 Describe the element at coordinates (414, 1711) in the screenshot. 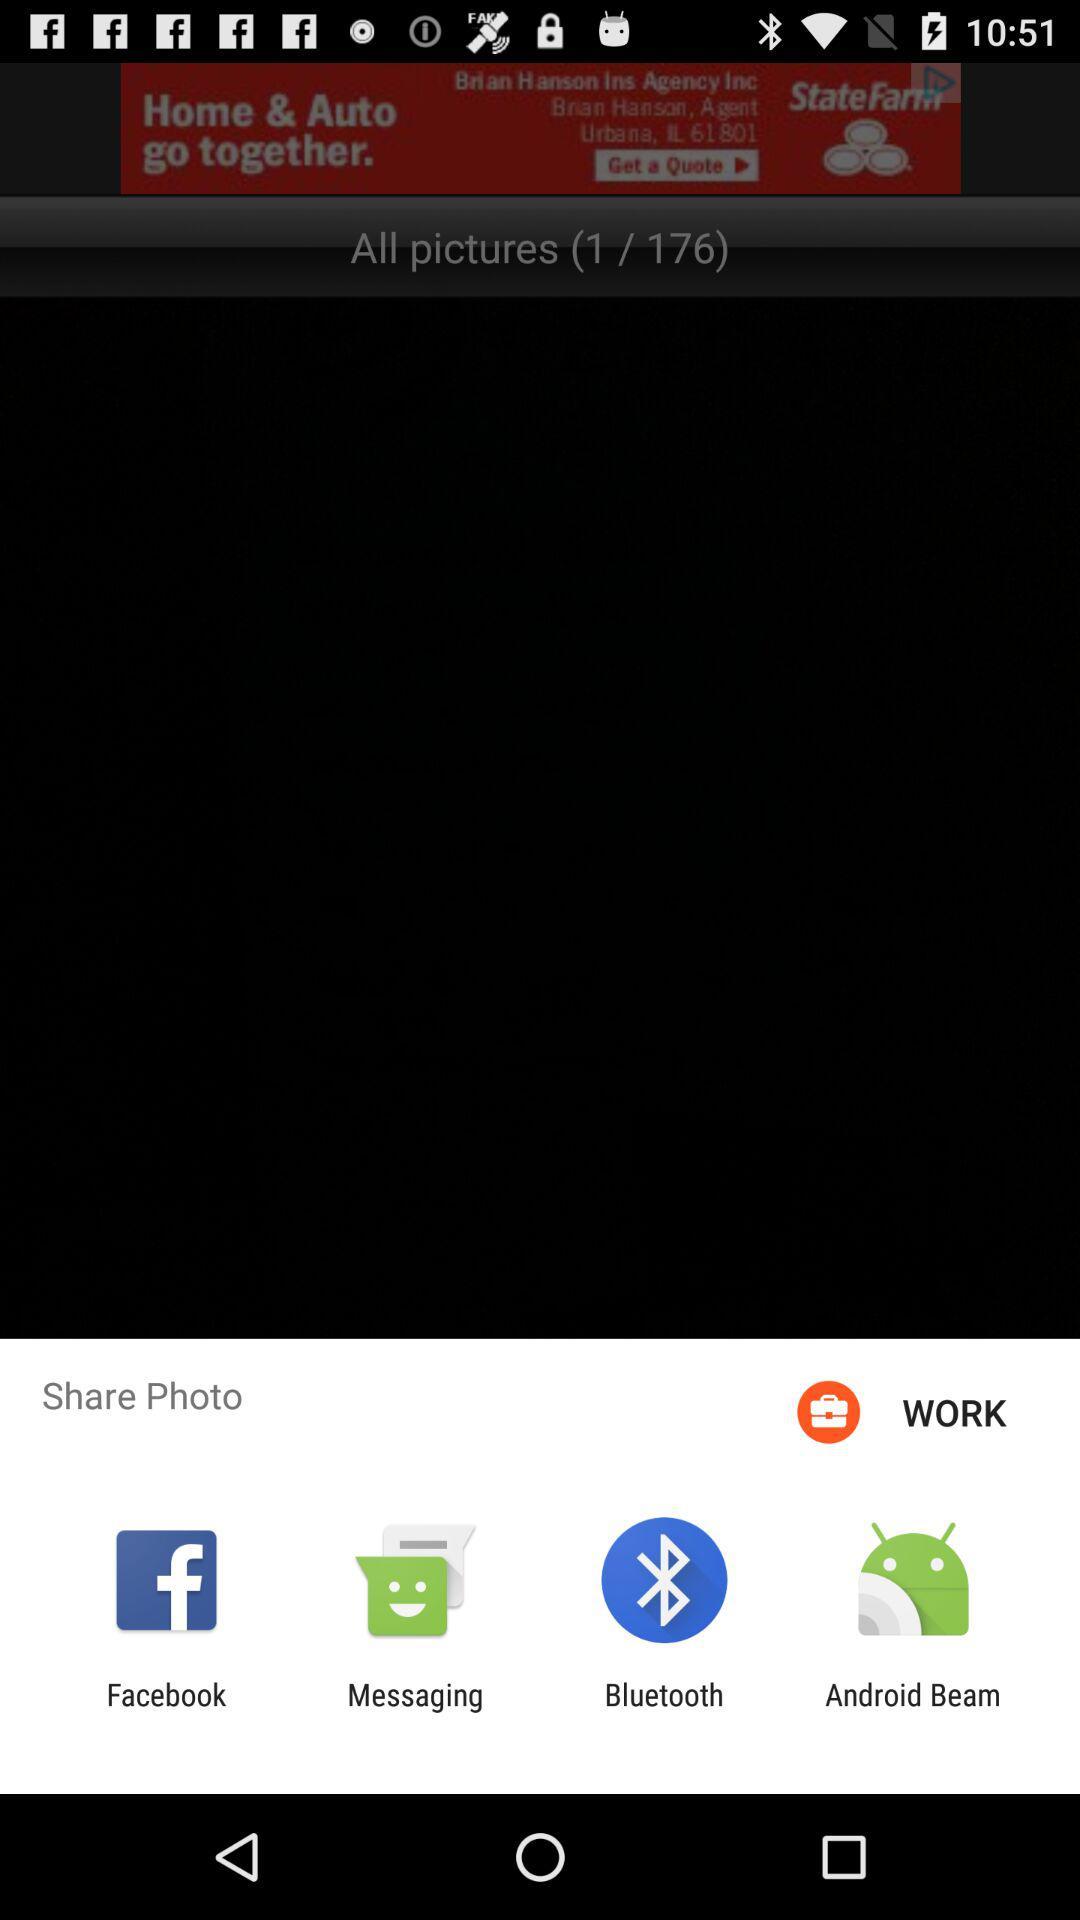

I see `the item to the left of bluetooth` at that location.